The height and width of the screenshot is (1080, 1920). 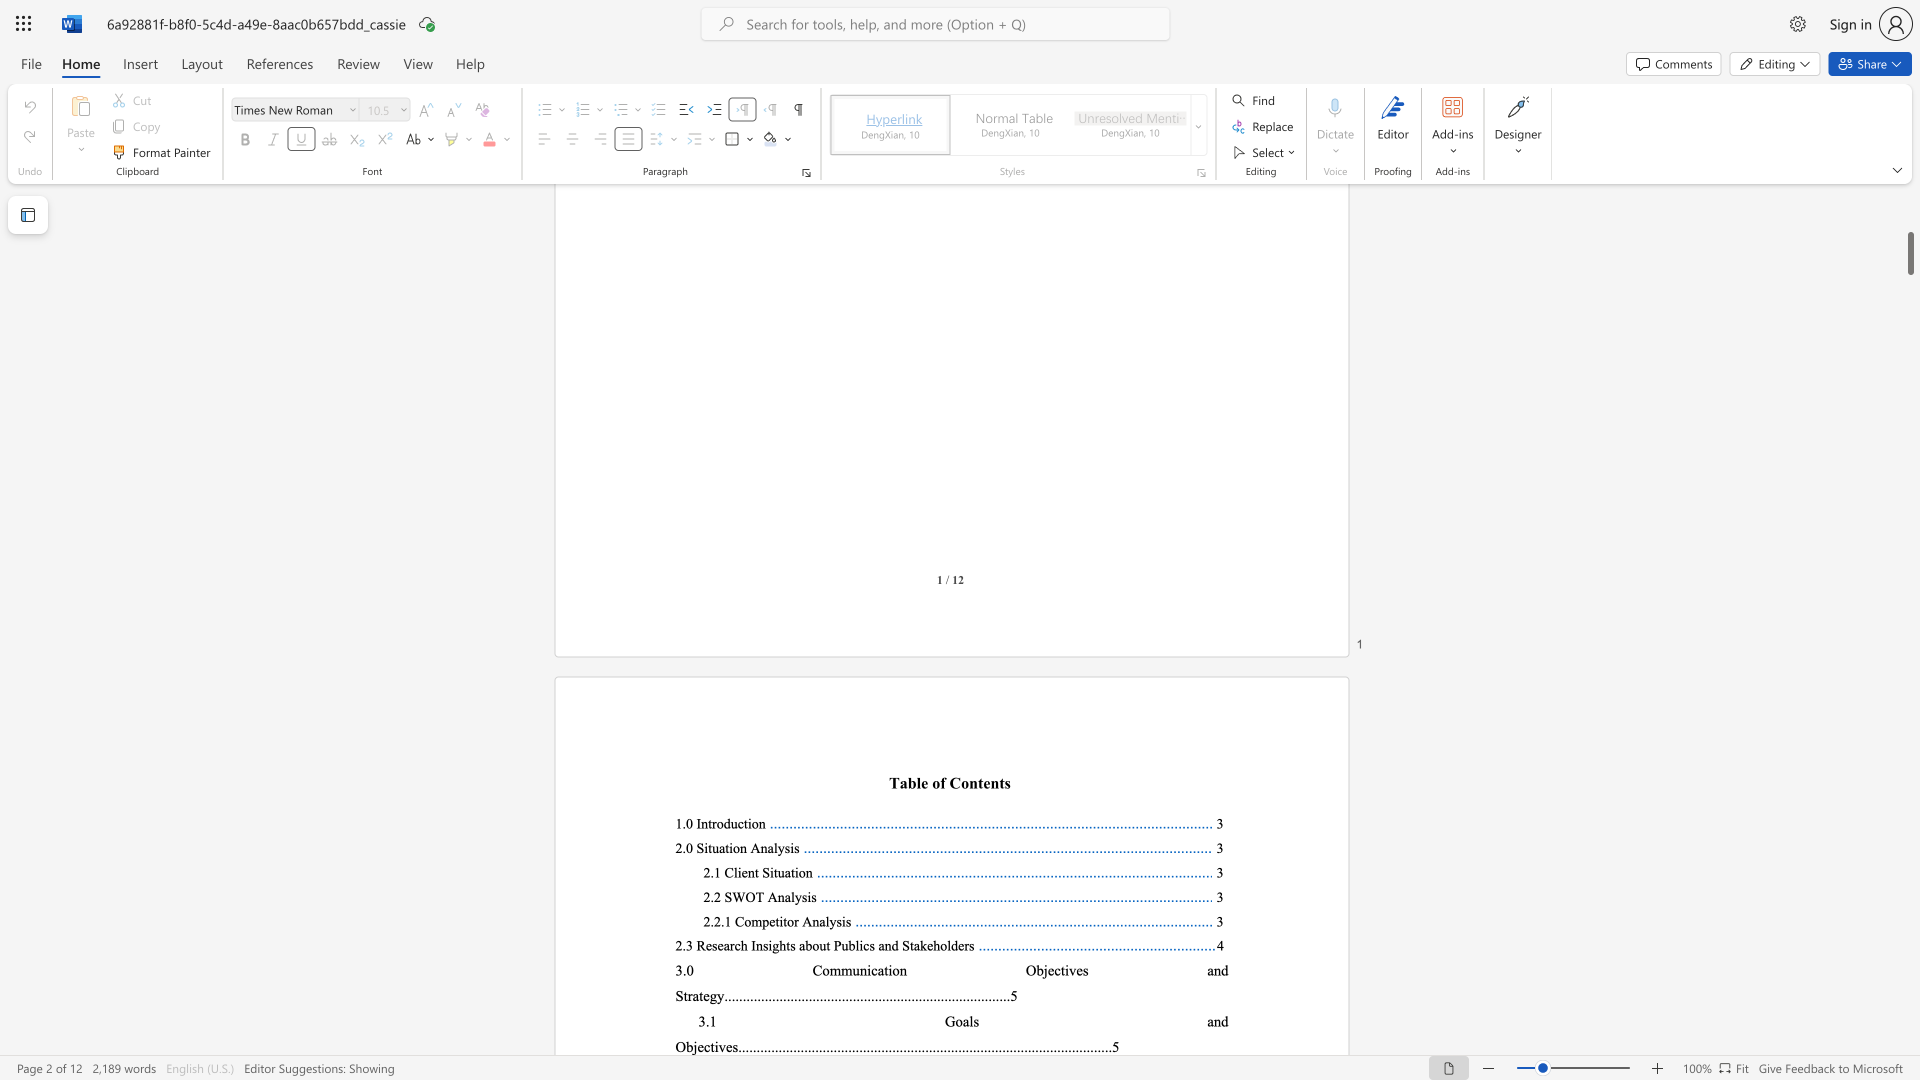 I want to click on the 2th character "e" in the text, so click(x=728, y=1045).